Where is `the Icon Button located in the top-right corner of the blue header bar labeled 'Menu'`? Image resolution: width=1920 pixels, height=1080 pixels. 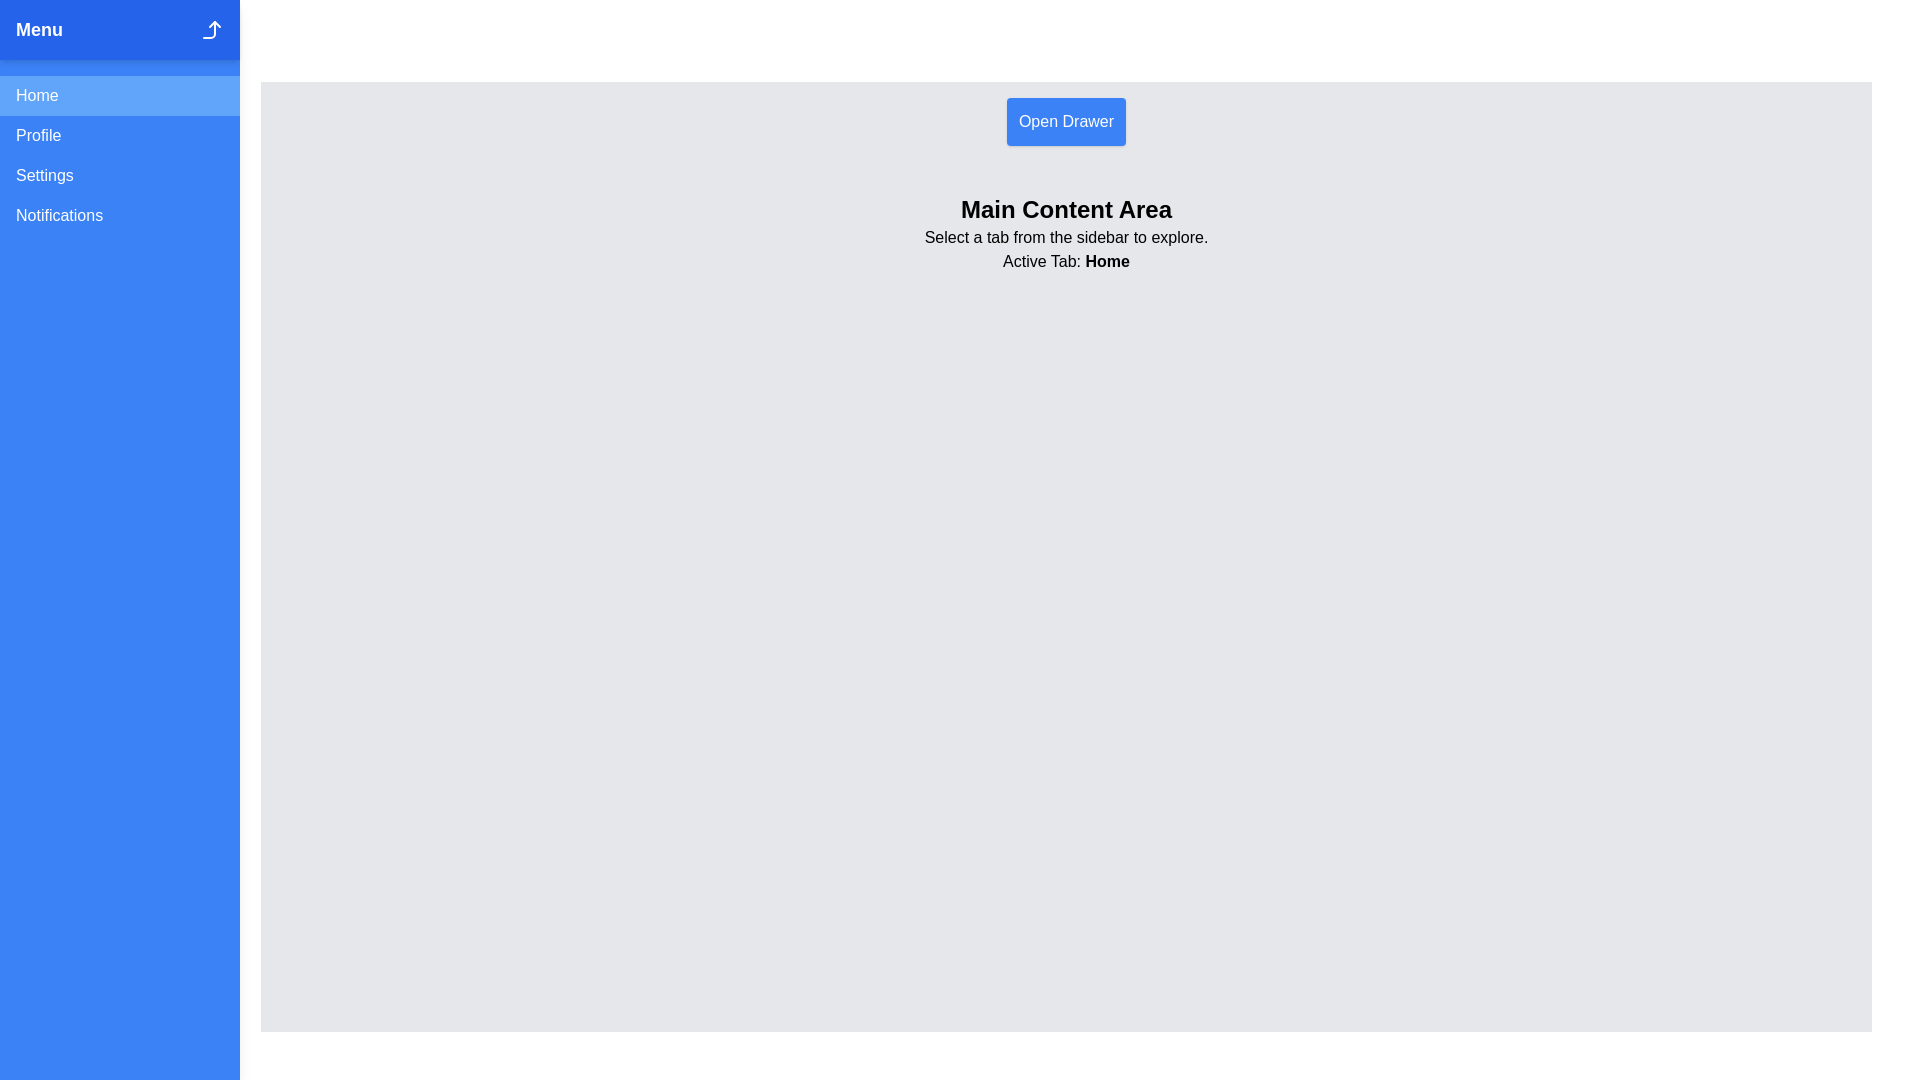
the Icon Button located in the top-right corner of the blue header bar labeled 'Menu' is located at coordinates (211, 30).